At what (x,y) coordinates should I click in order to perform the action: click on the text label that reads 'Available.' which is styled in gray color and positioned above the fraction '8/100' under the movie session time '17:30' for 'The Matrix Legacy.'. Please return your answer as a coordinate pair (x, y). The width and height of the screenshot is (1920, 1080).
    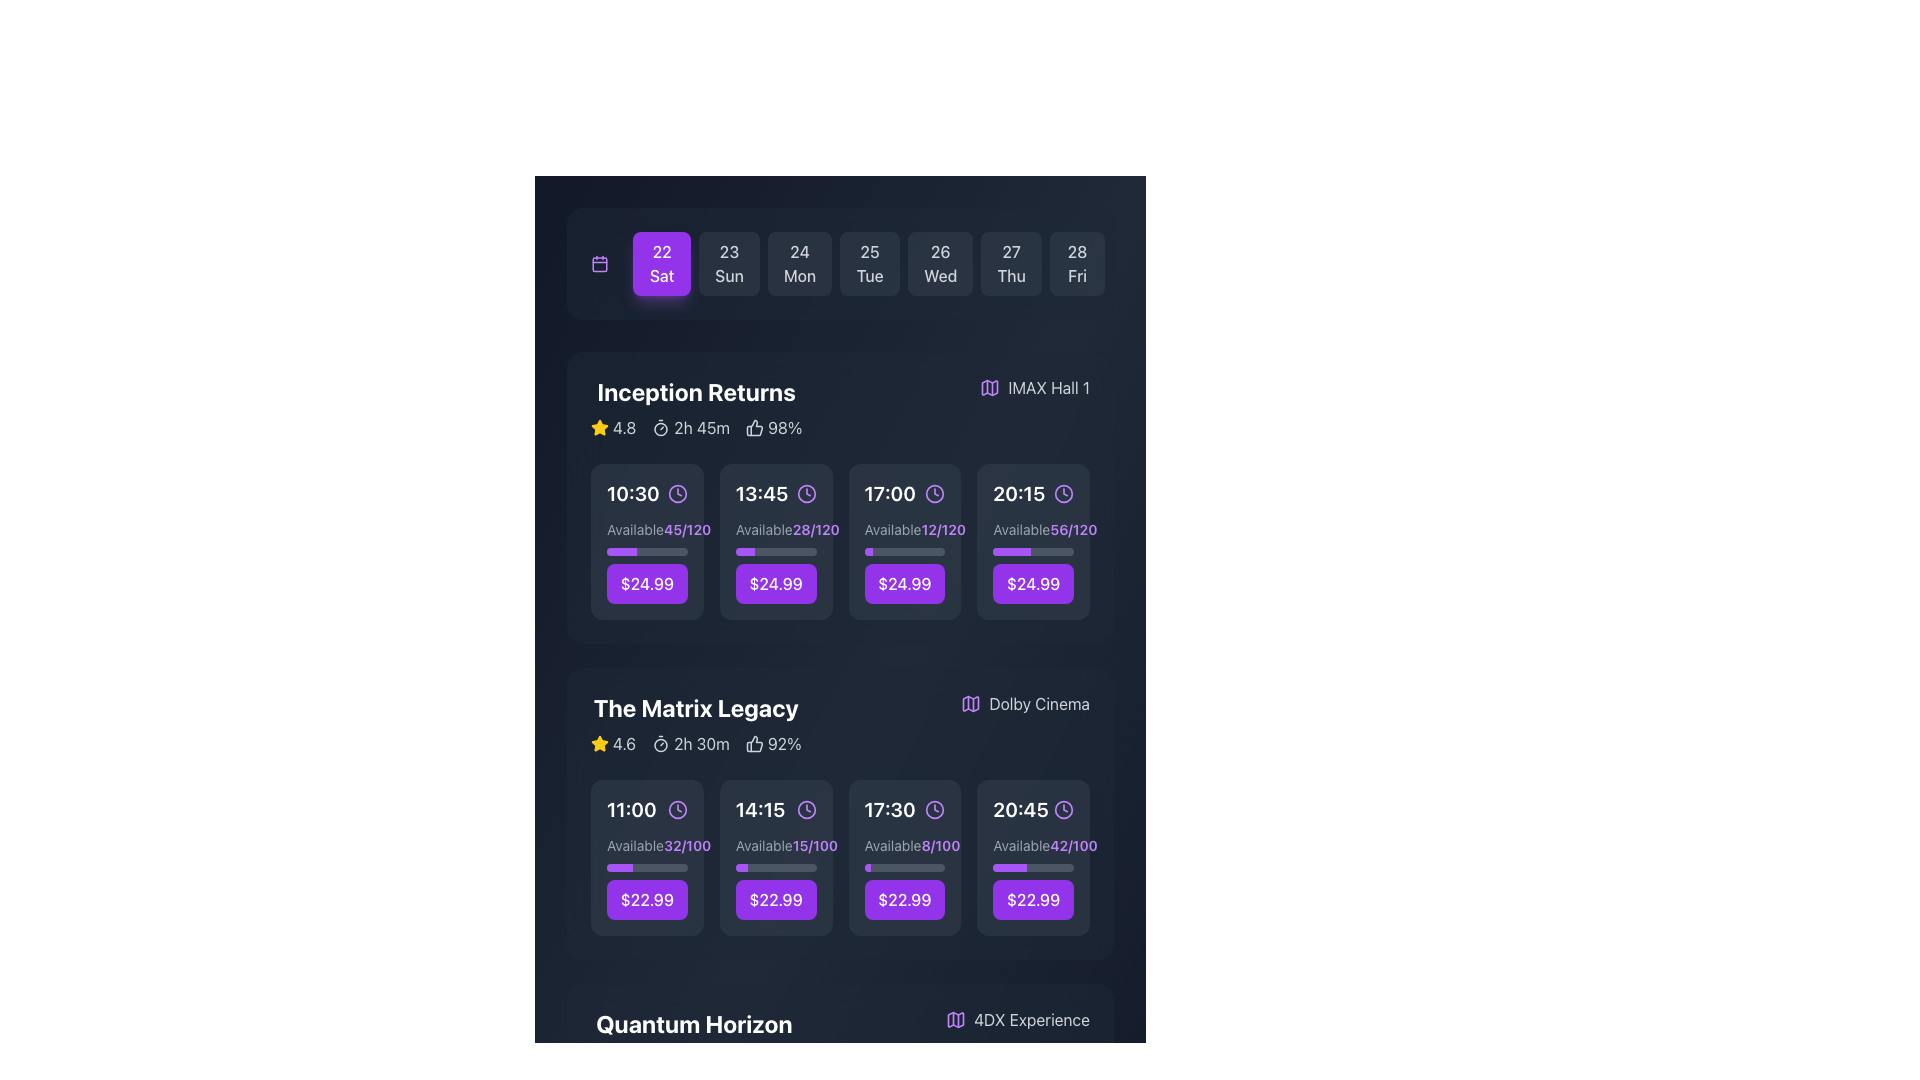
    Looking at the image, I should click on (891, 845).